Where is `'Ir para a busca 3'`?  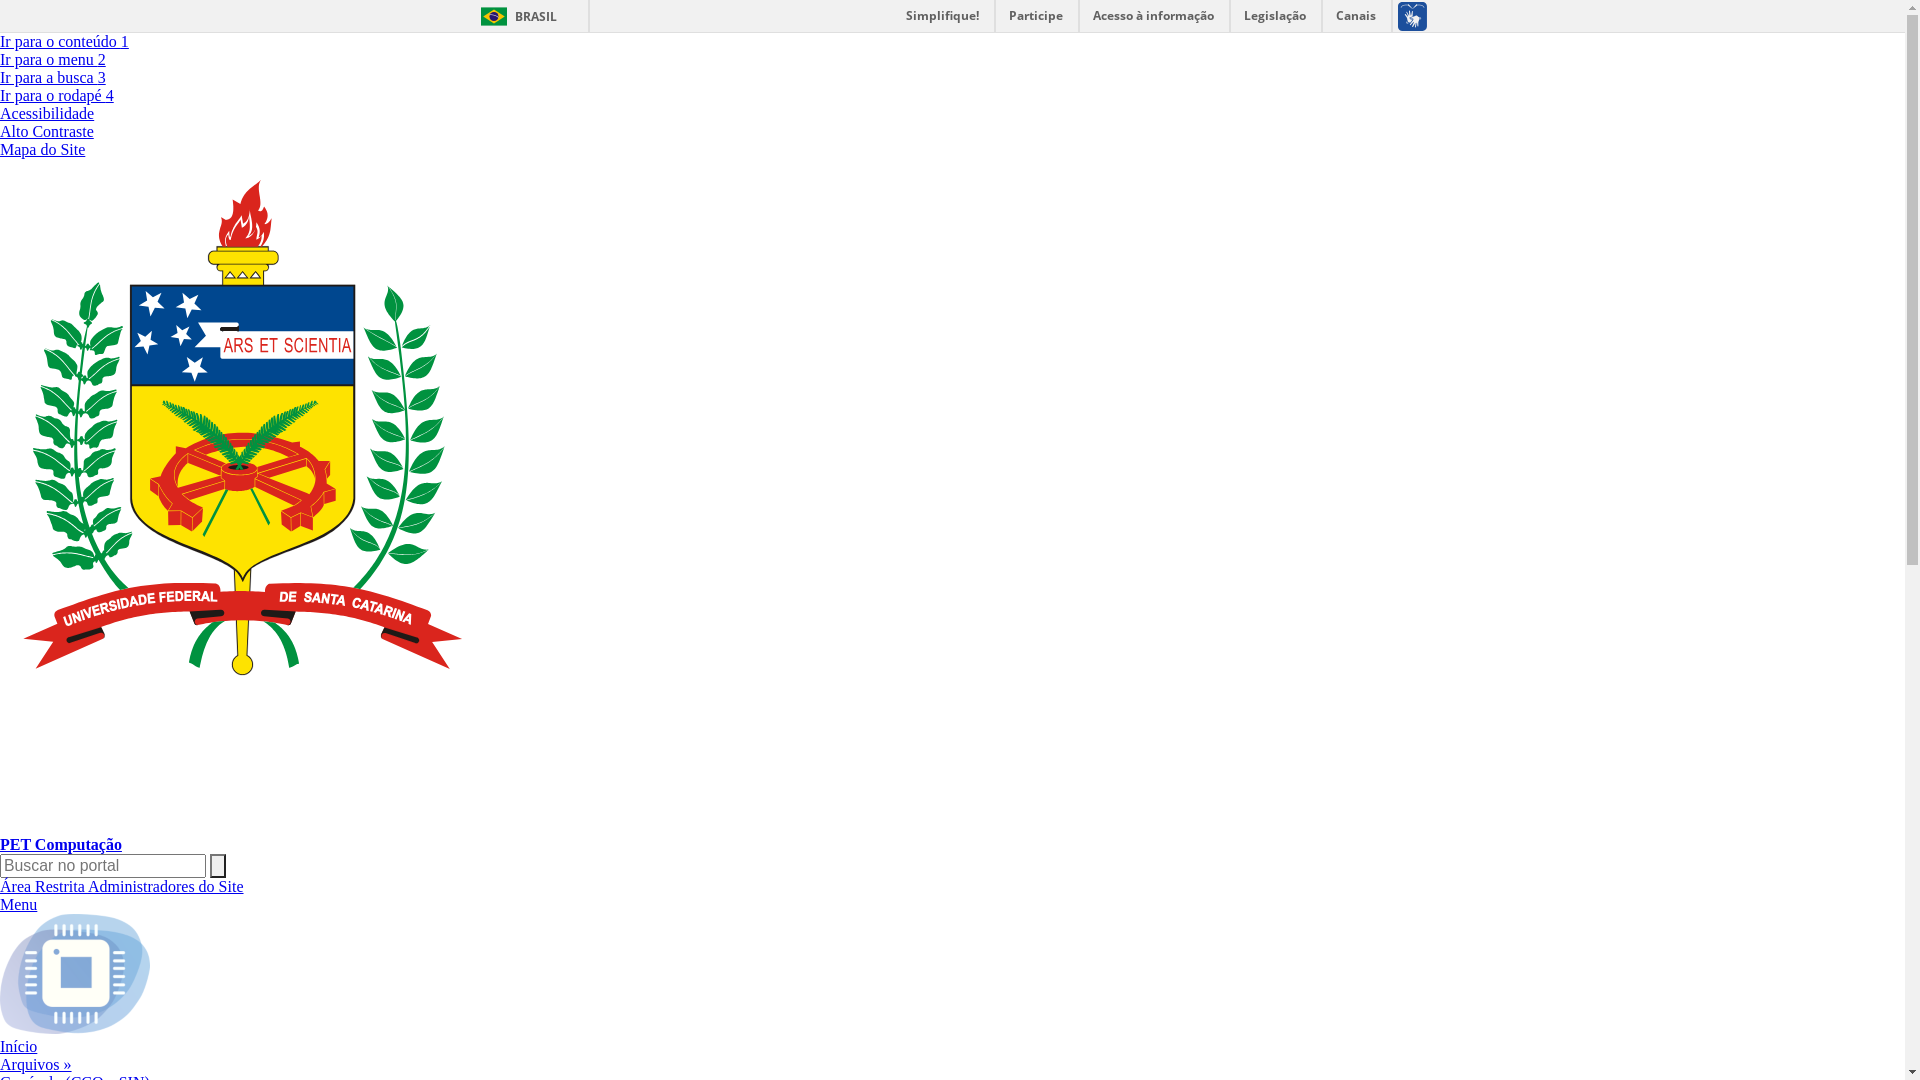
'Ir para a busca 3' is located at coordinates (52, 76).